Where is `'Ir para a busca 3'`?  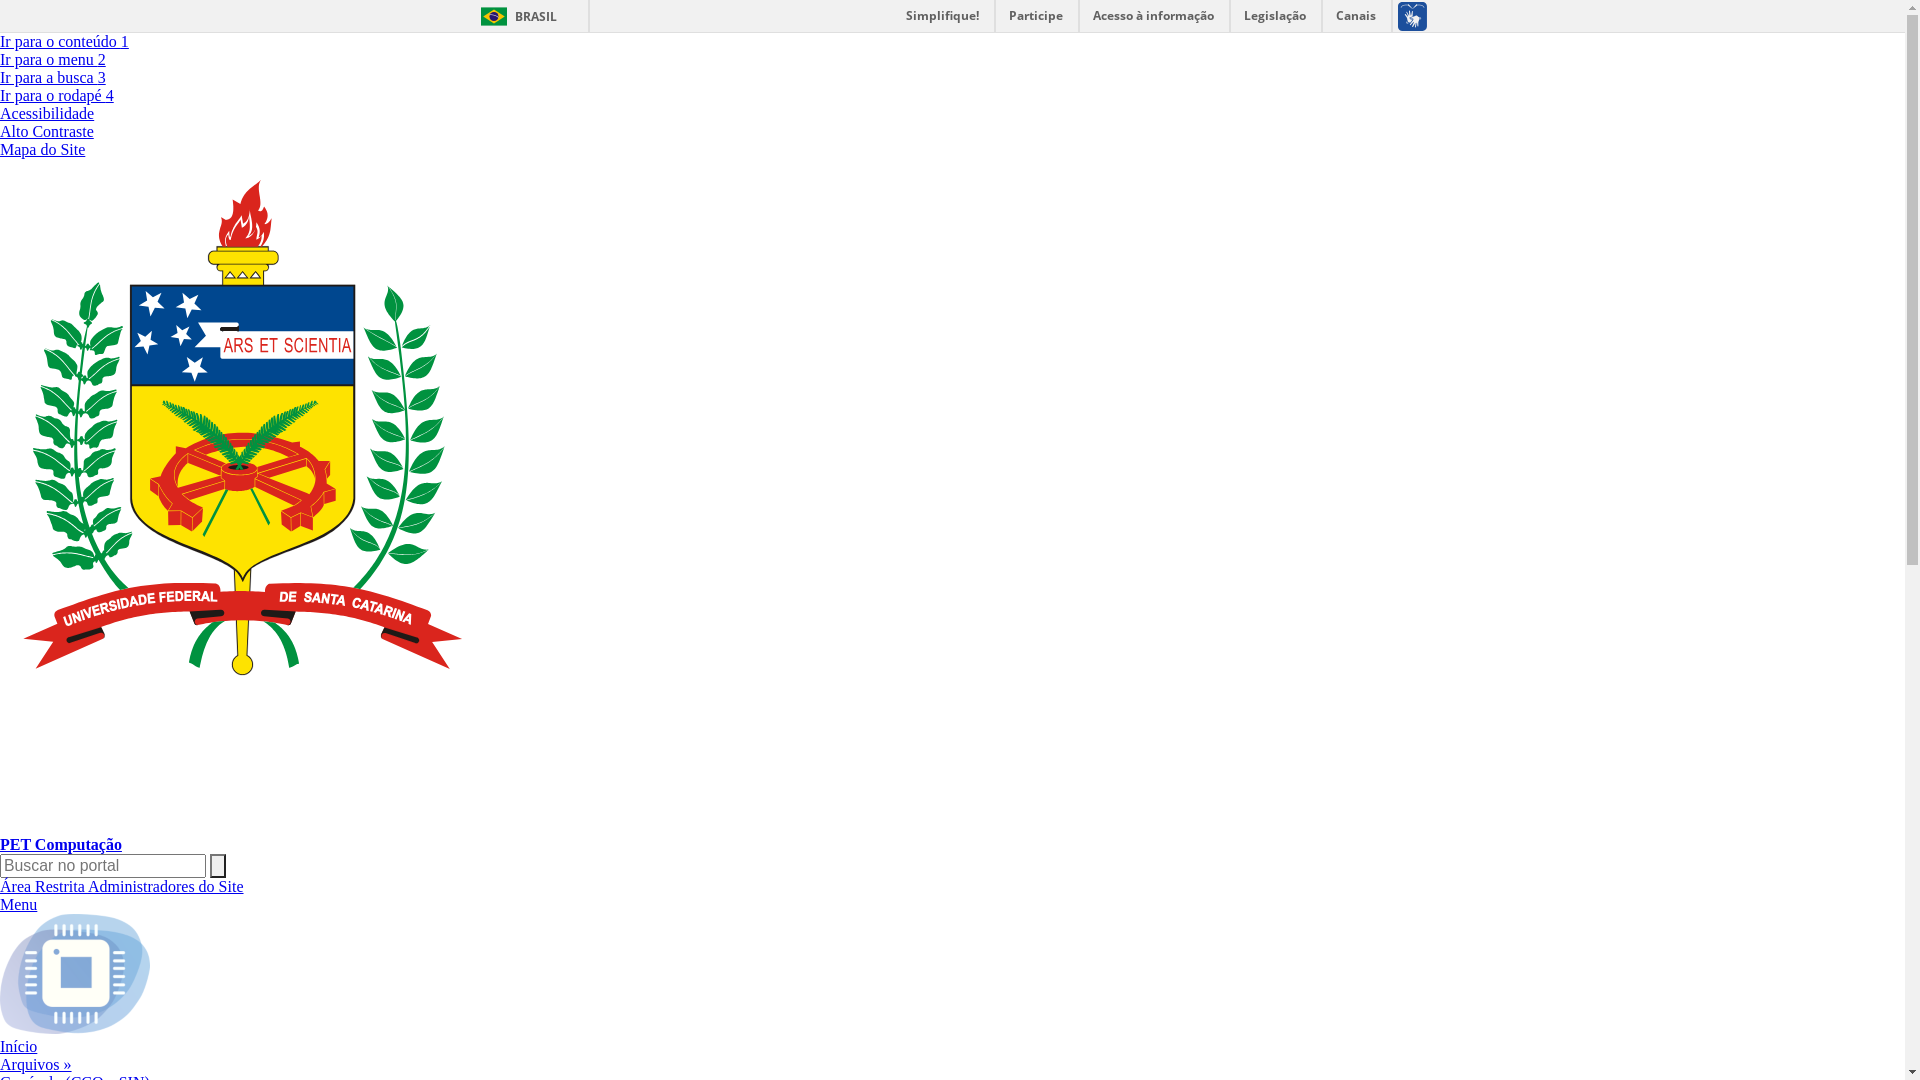
'Ir para a busca 3' is located at coordinates (52, 76).